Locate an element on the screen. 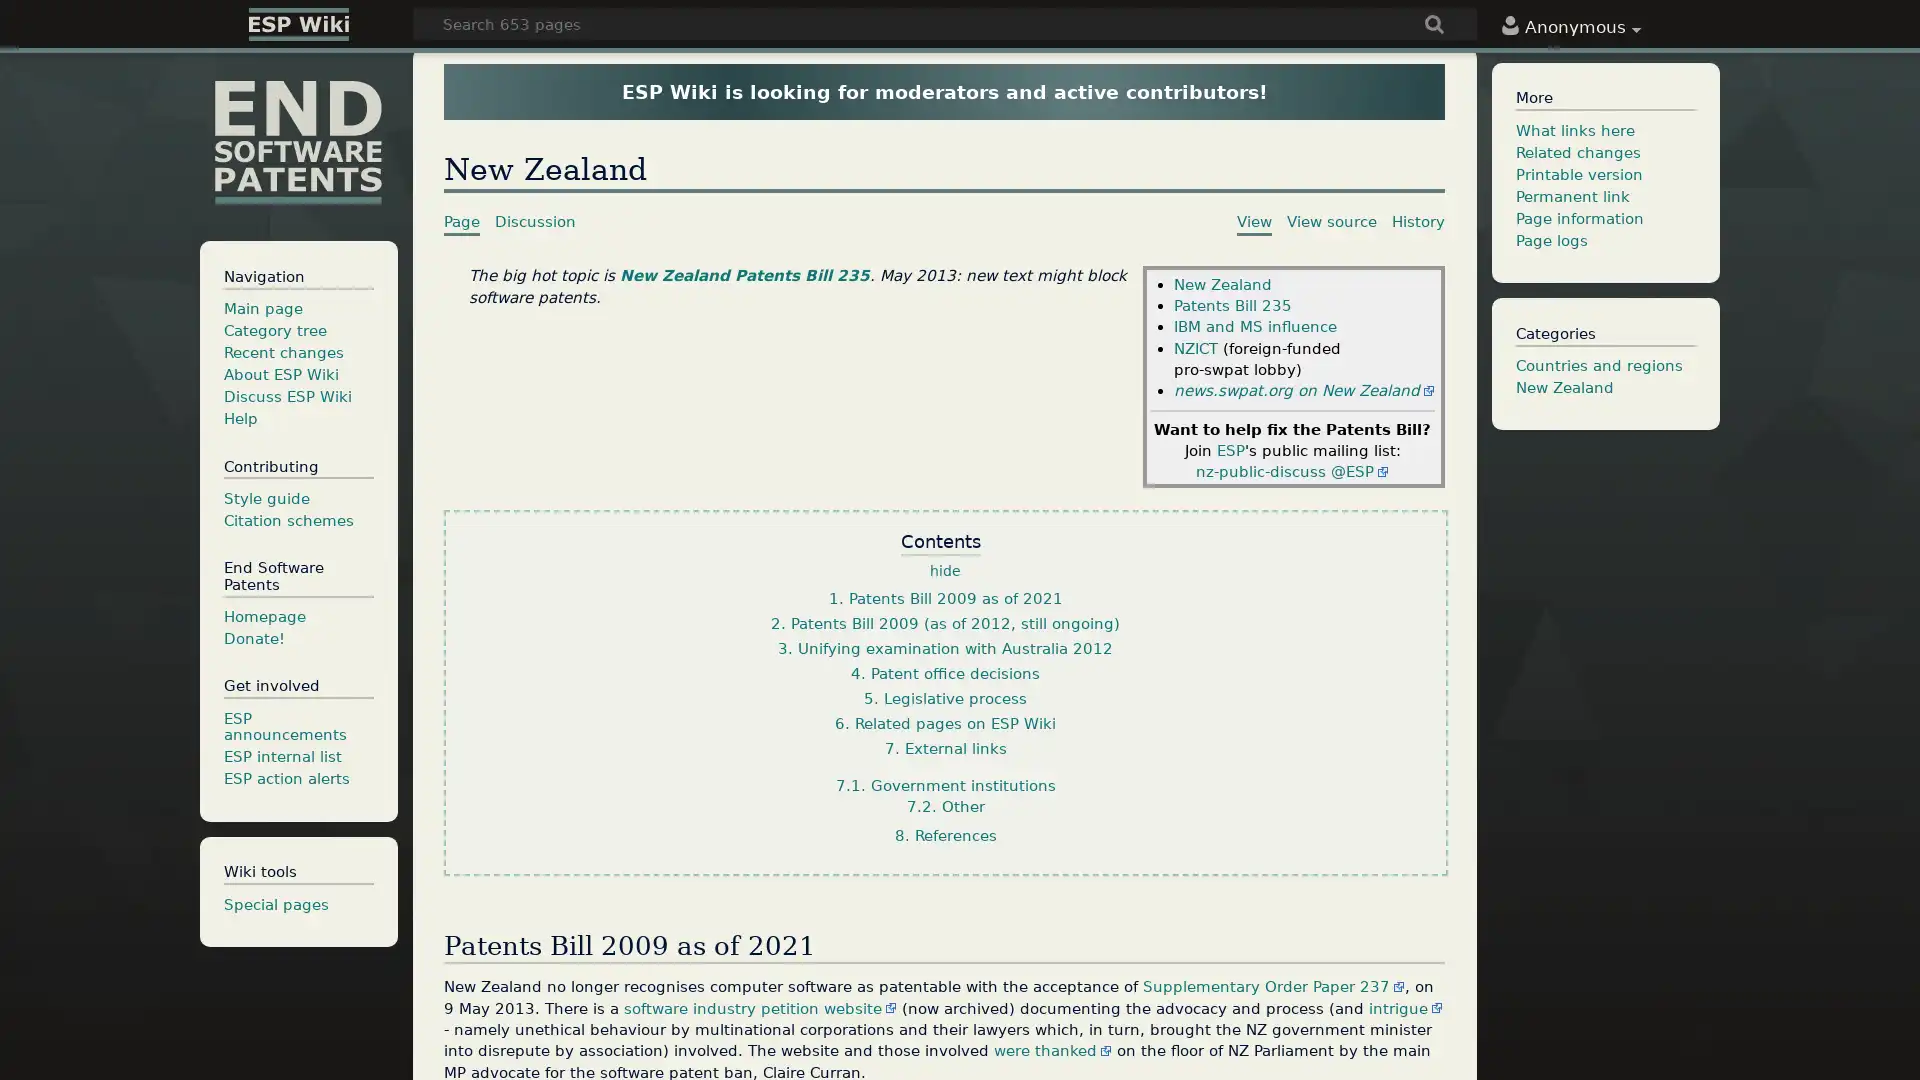 Image resolution: width=1920 pixels, height=1080 pixels. Go is located at coordinates (1434, 26).